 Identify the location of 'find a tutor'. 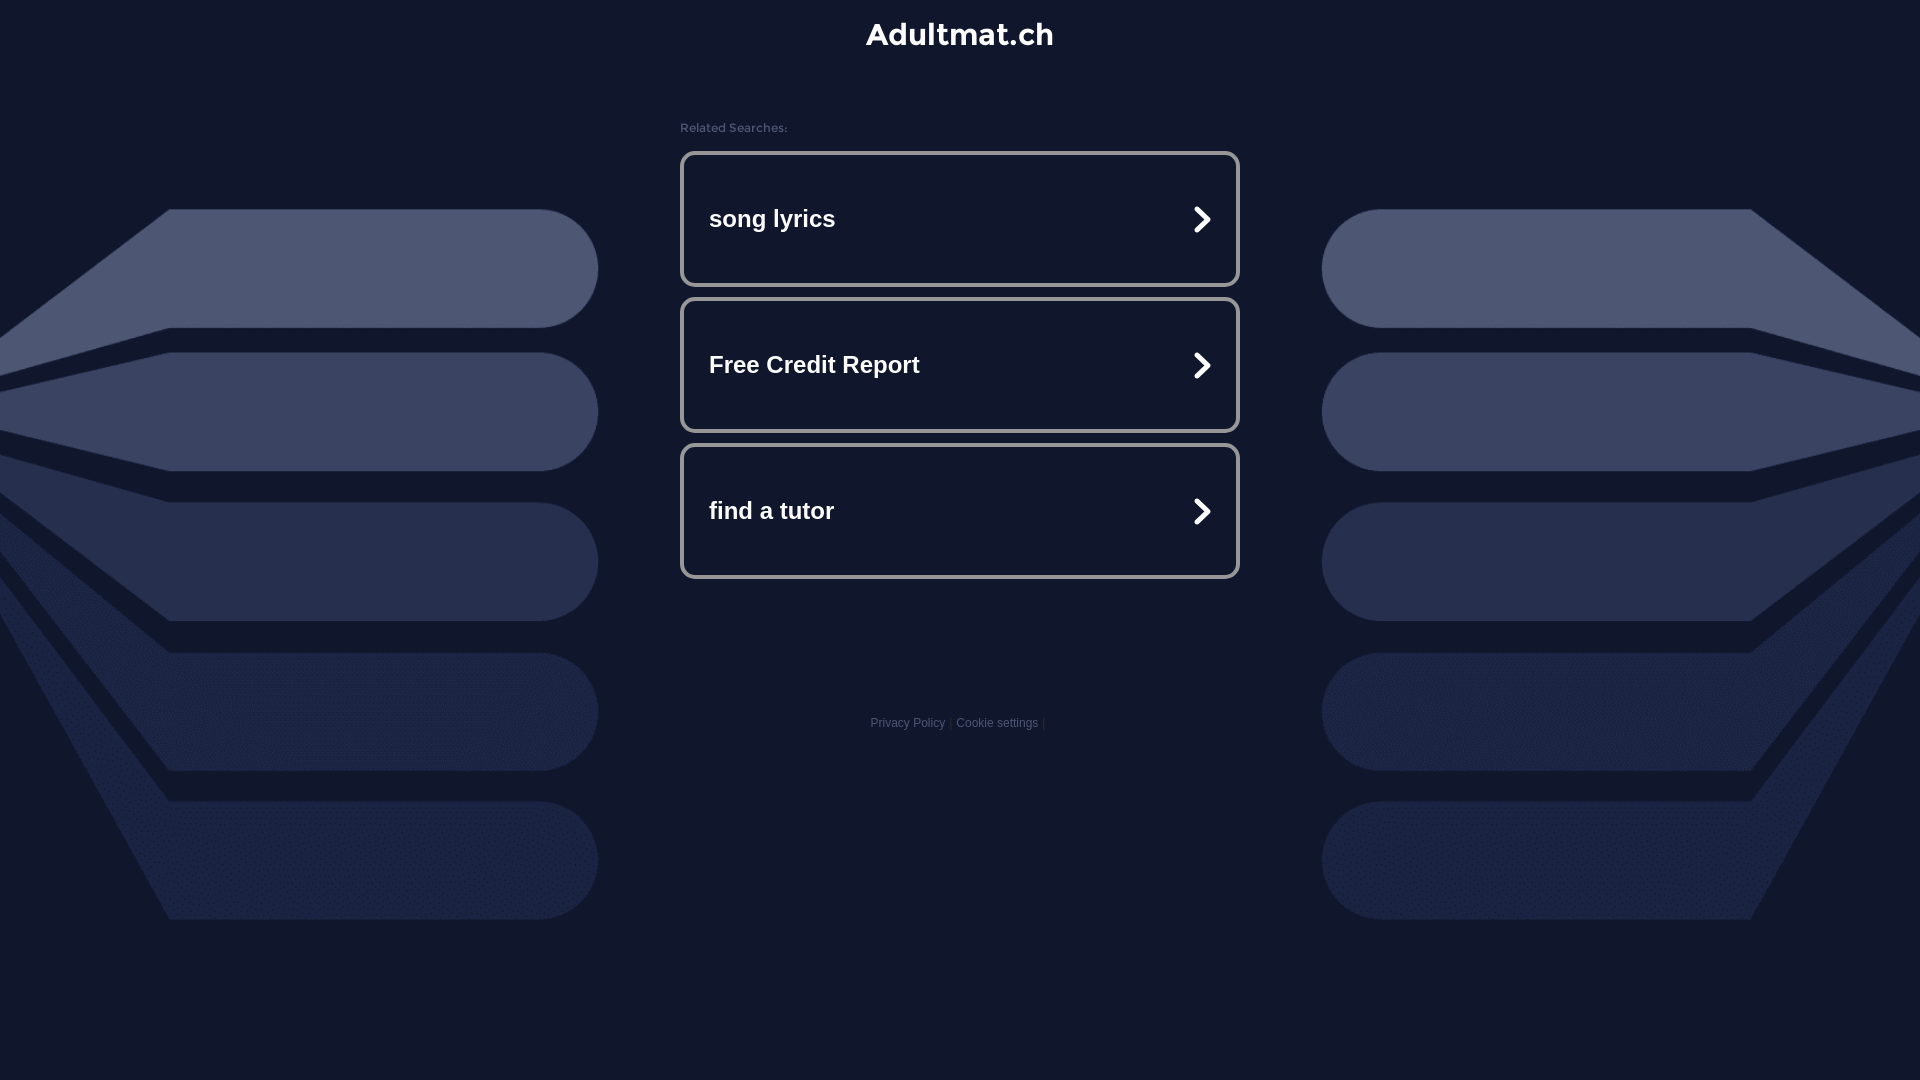
(960, 509).